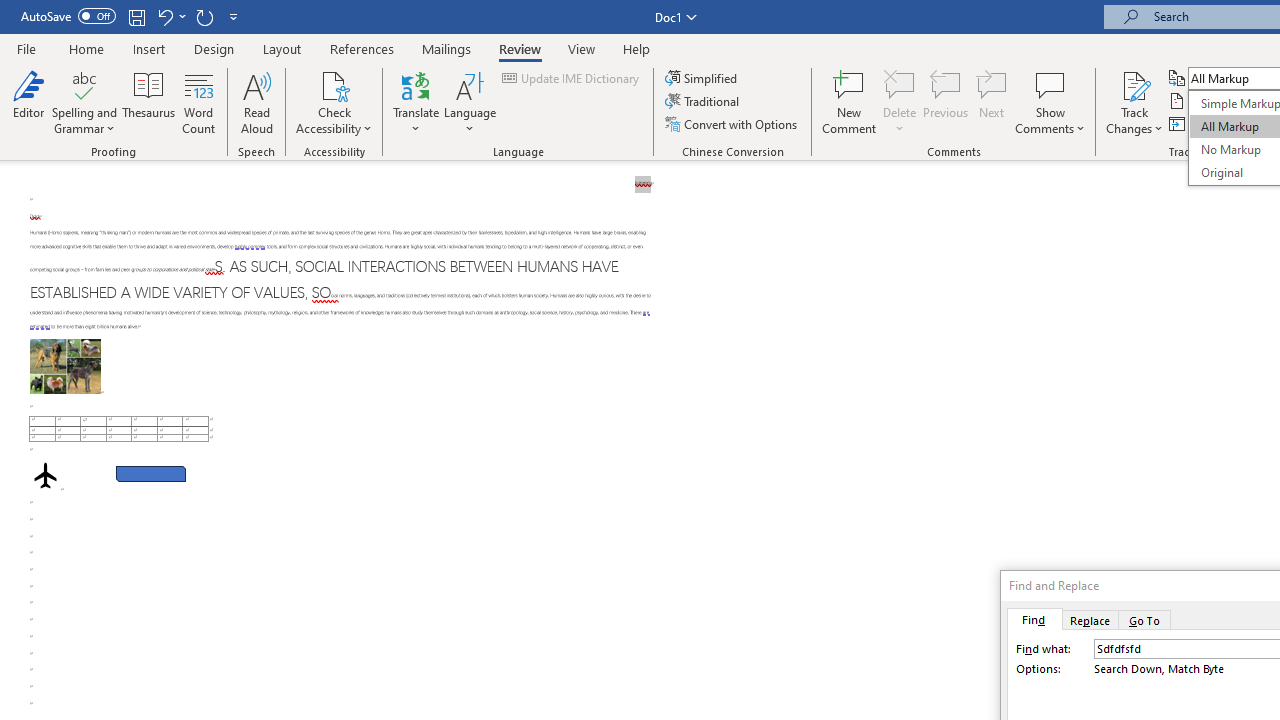 This screenshot has height=720, width=1280. What do you see at coordinates (1145, 618) in the screenshot?
I see `'Go To'` at bounding box center [1145, 618].